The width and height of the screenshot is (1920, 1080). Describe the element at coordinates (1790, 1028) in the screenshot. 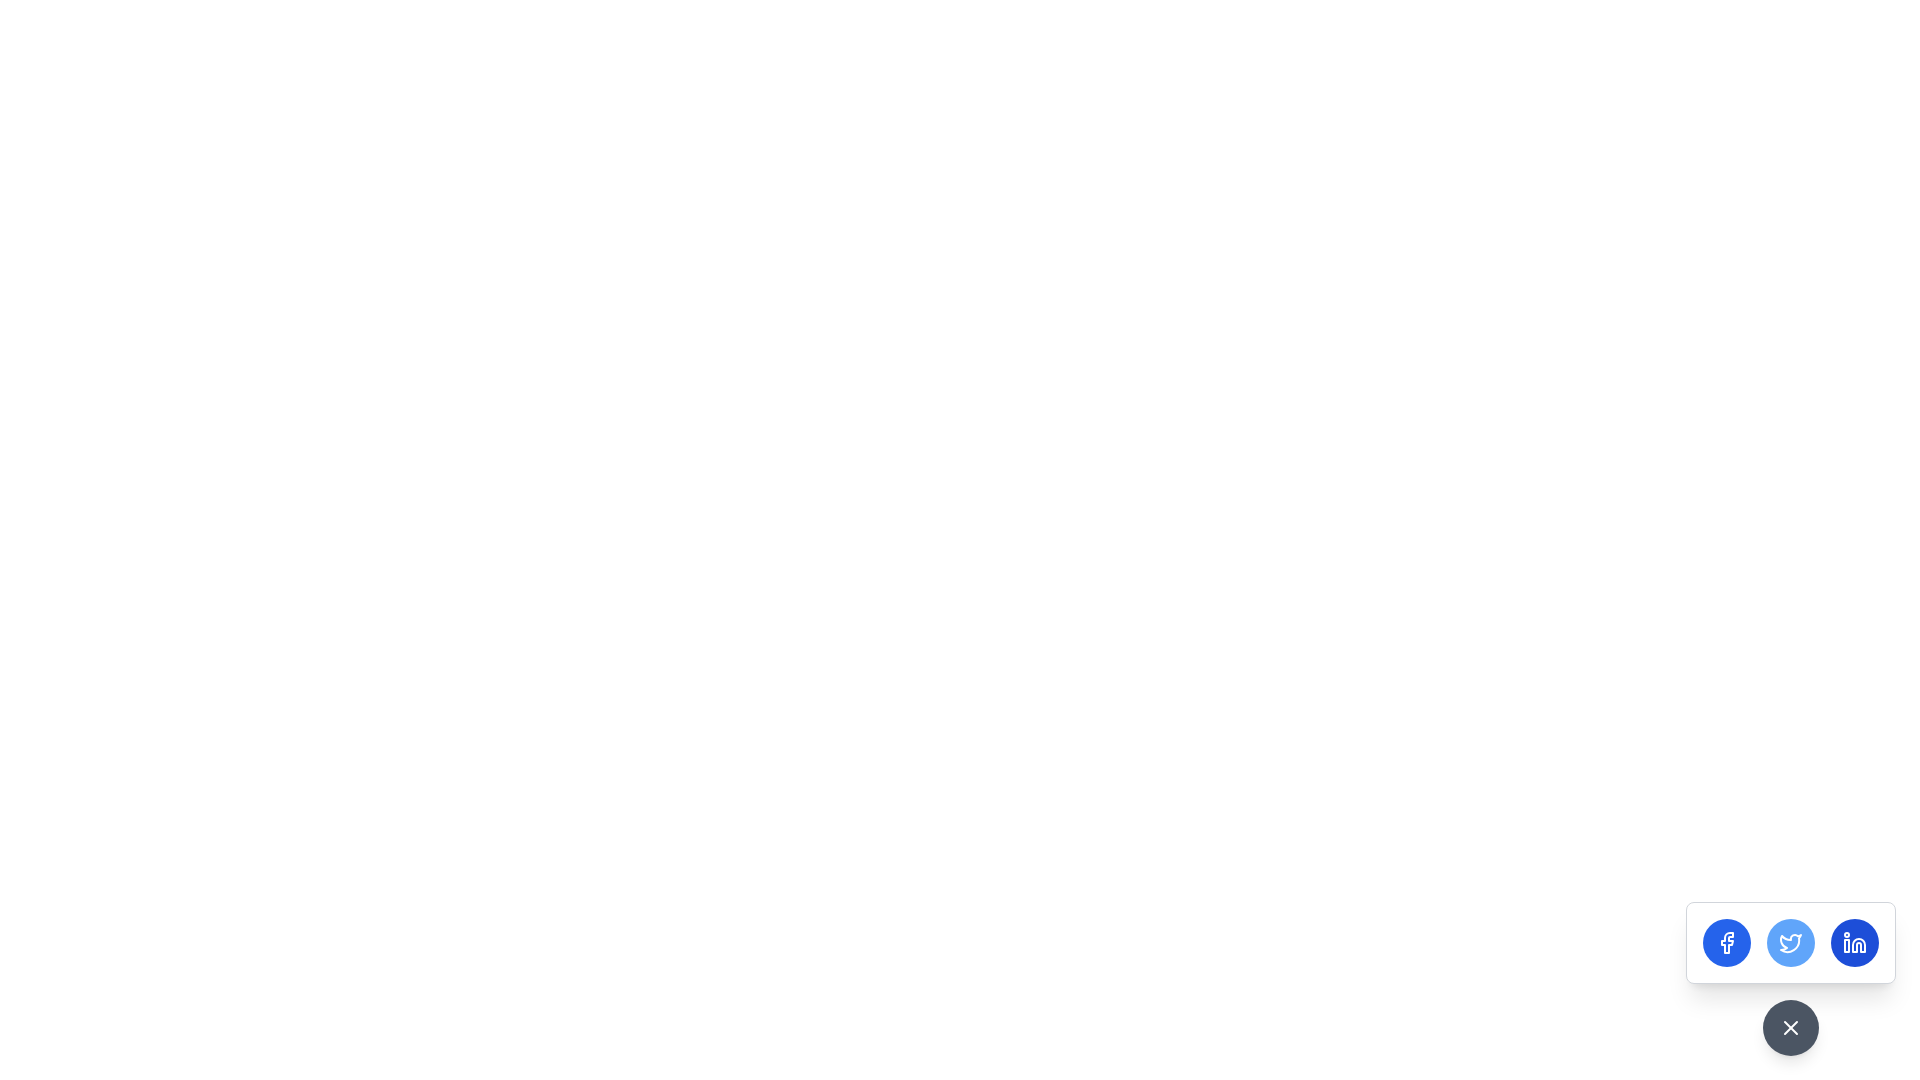

I see `the circular button with a dark gray background and a white 'X' icon located at the bottom-right of the interface to observe its hover state` at that location.